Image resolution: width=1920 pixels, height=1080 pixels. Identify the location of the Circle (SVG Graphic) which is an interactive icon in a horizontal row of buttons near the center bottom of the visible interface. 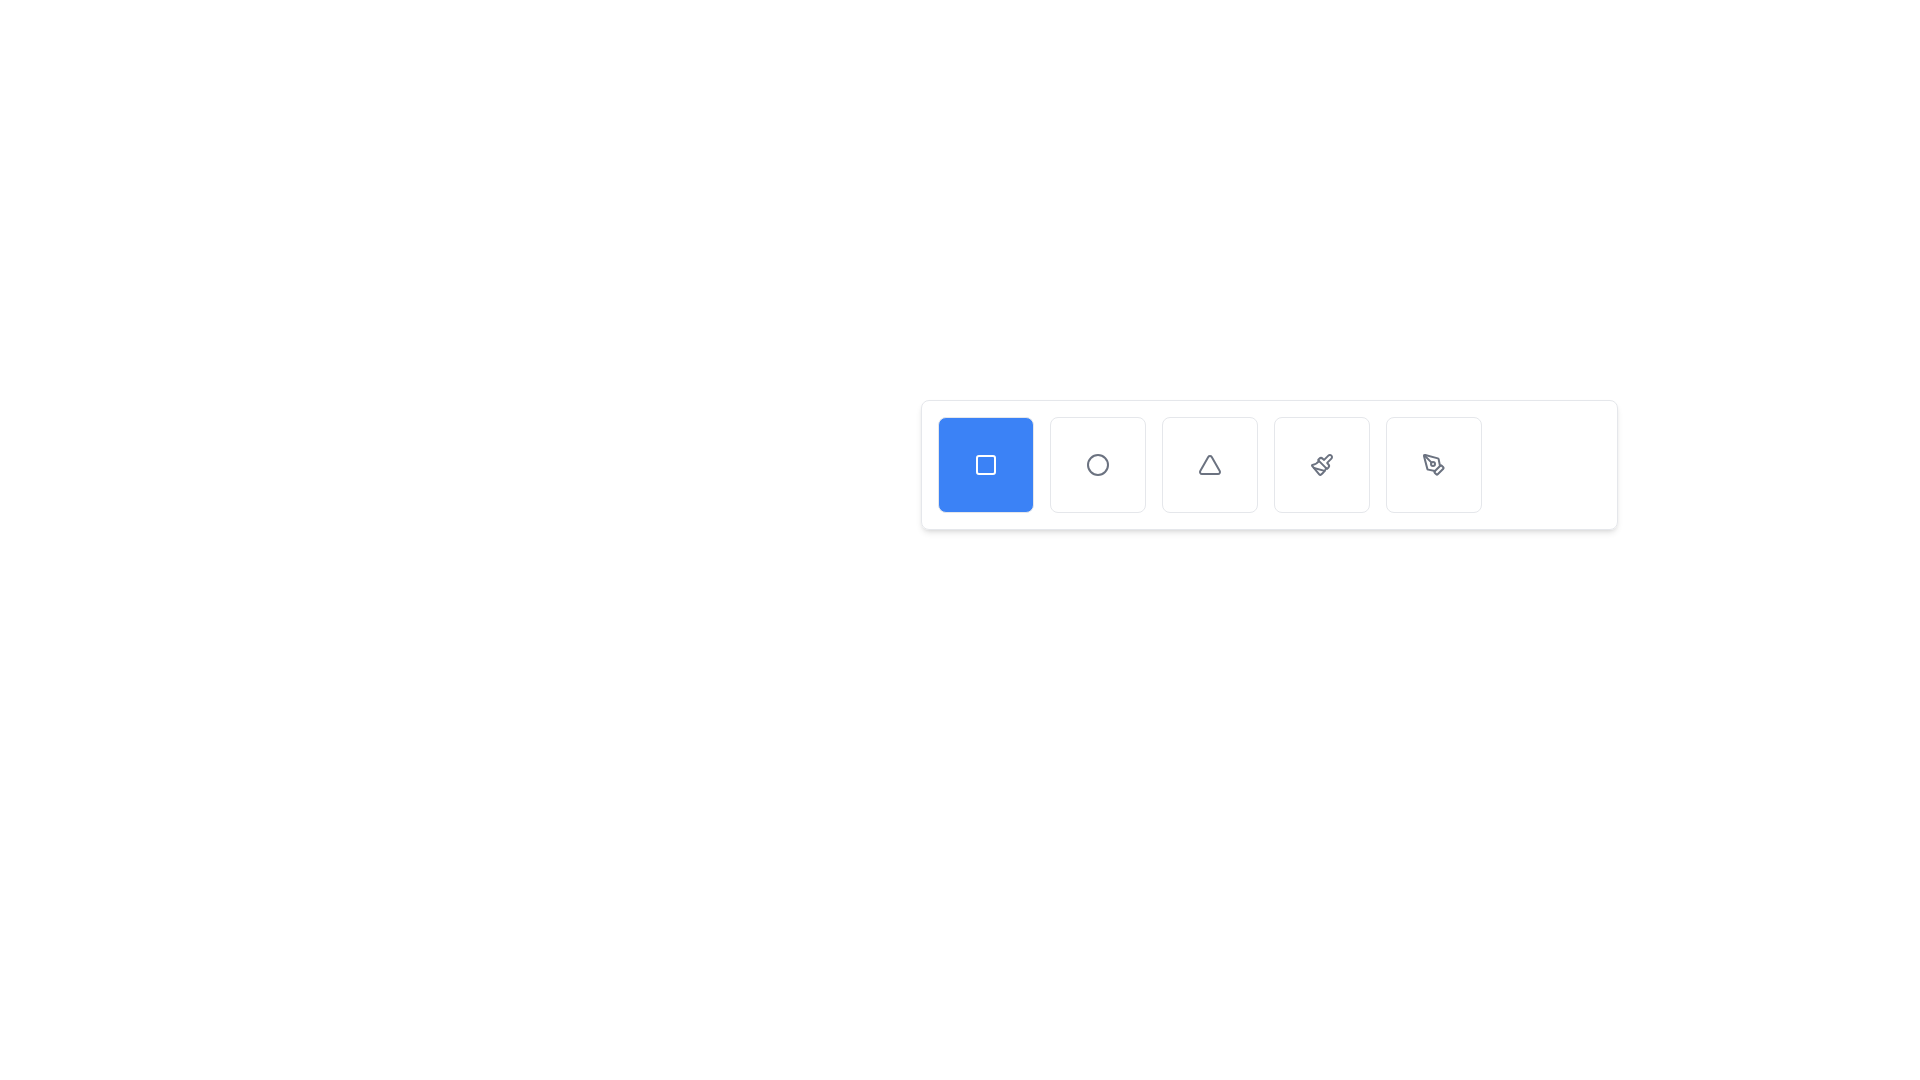
(1097, 465).